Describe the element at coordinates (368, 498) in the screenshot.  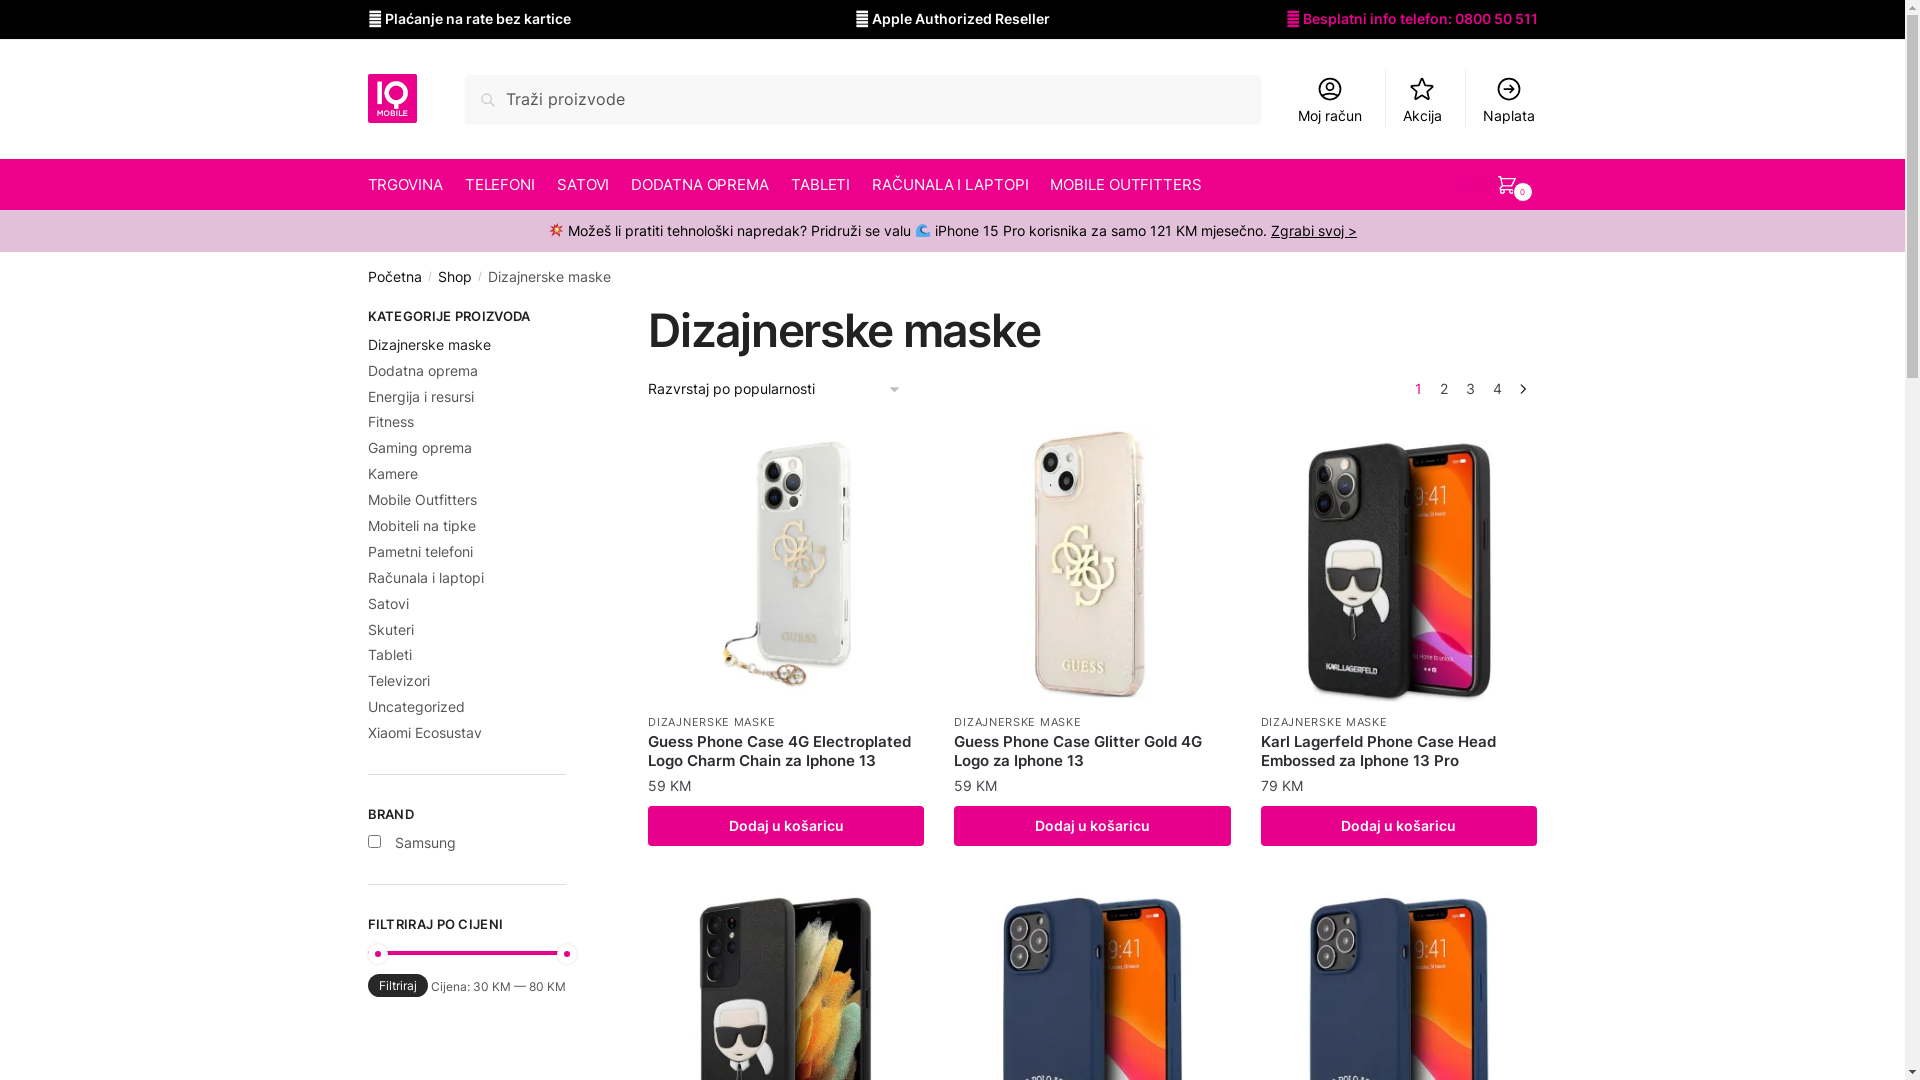
I see `'Mobile Outfitters'` at that location.